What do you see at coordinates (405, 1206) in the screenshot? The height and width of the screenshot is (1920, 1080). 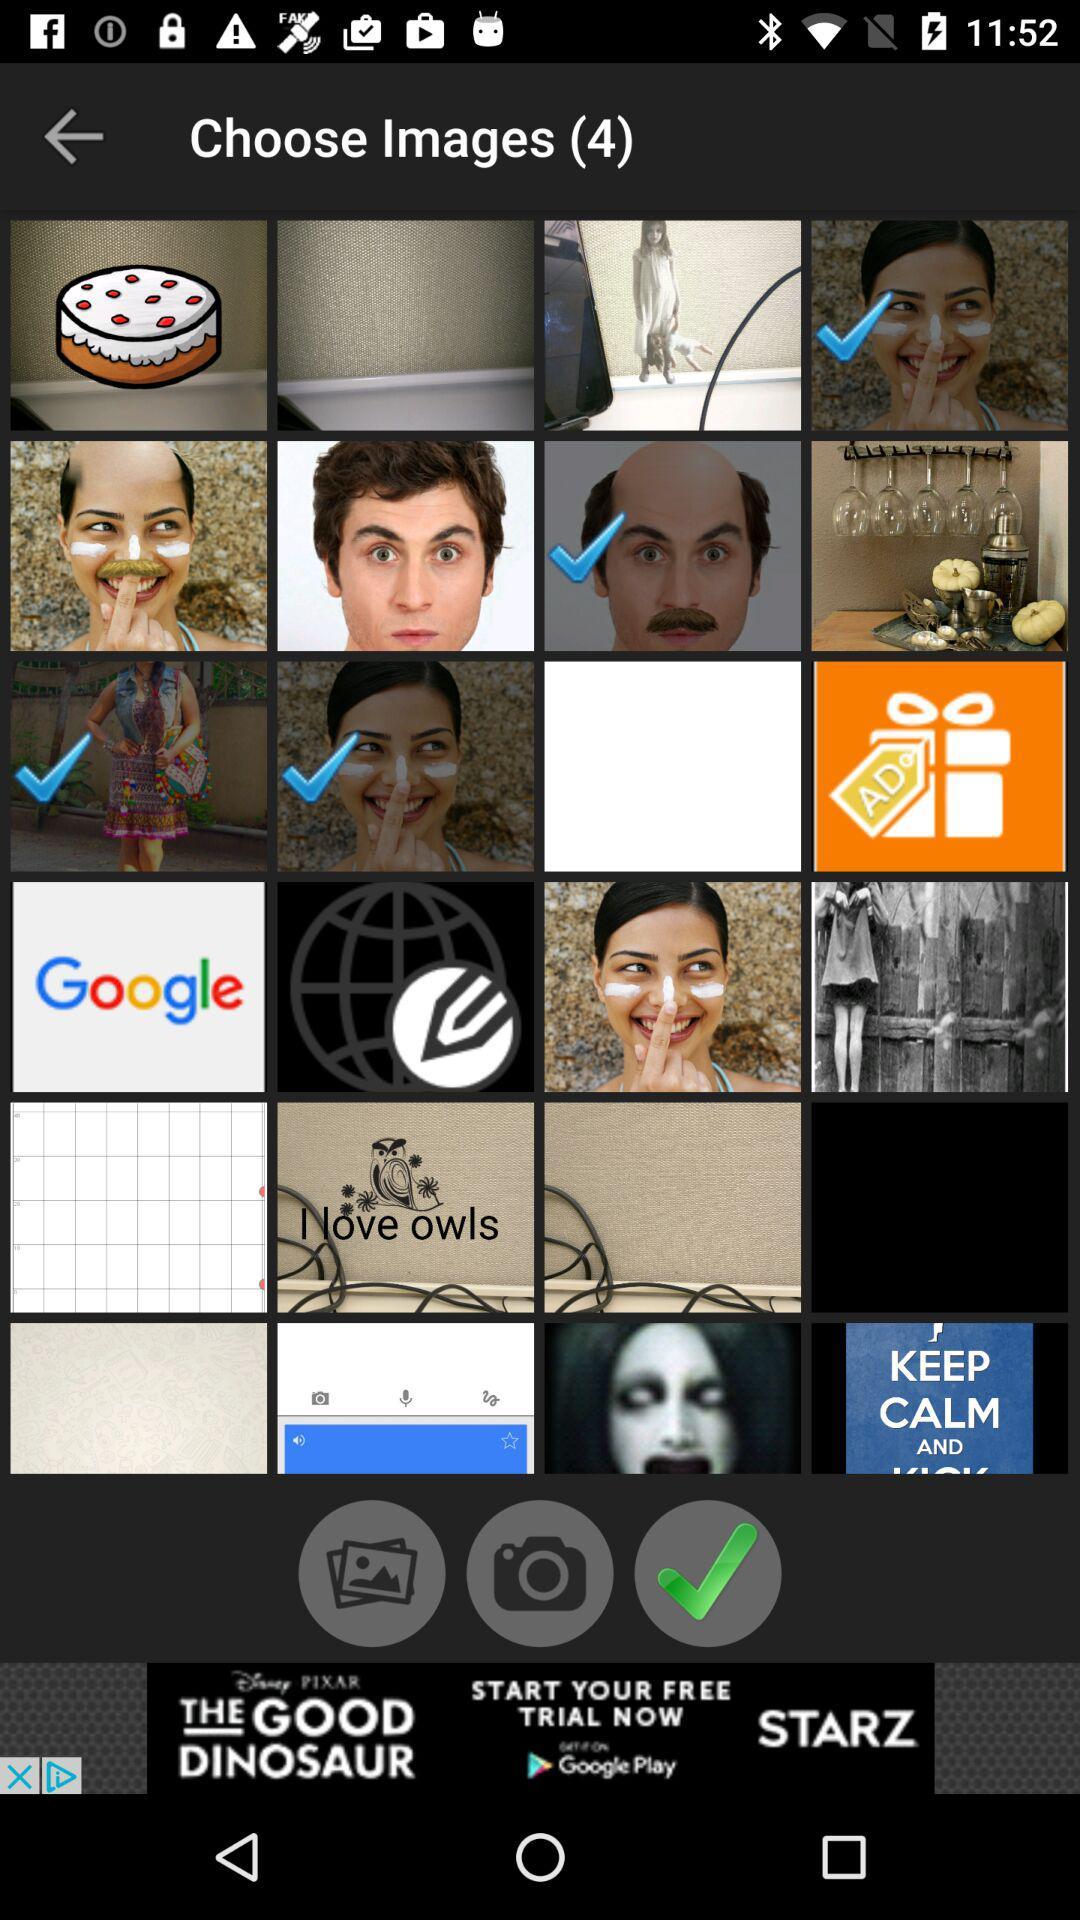 I see `it` at bounding box center [405, 1206].